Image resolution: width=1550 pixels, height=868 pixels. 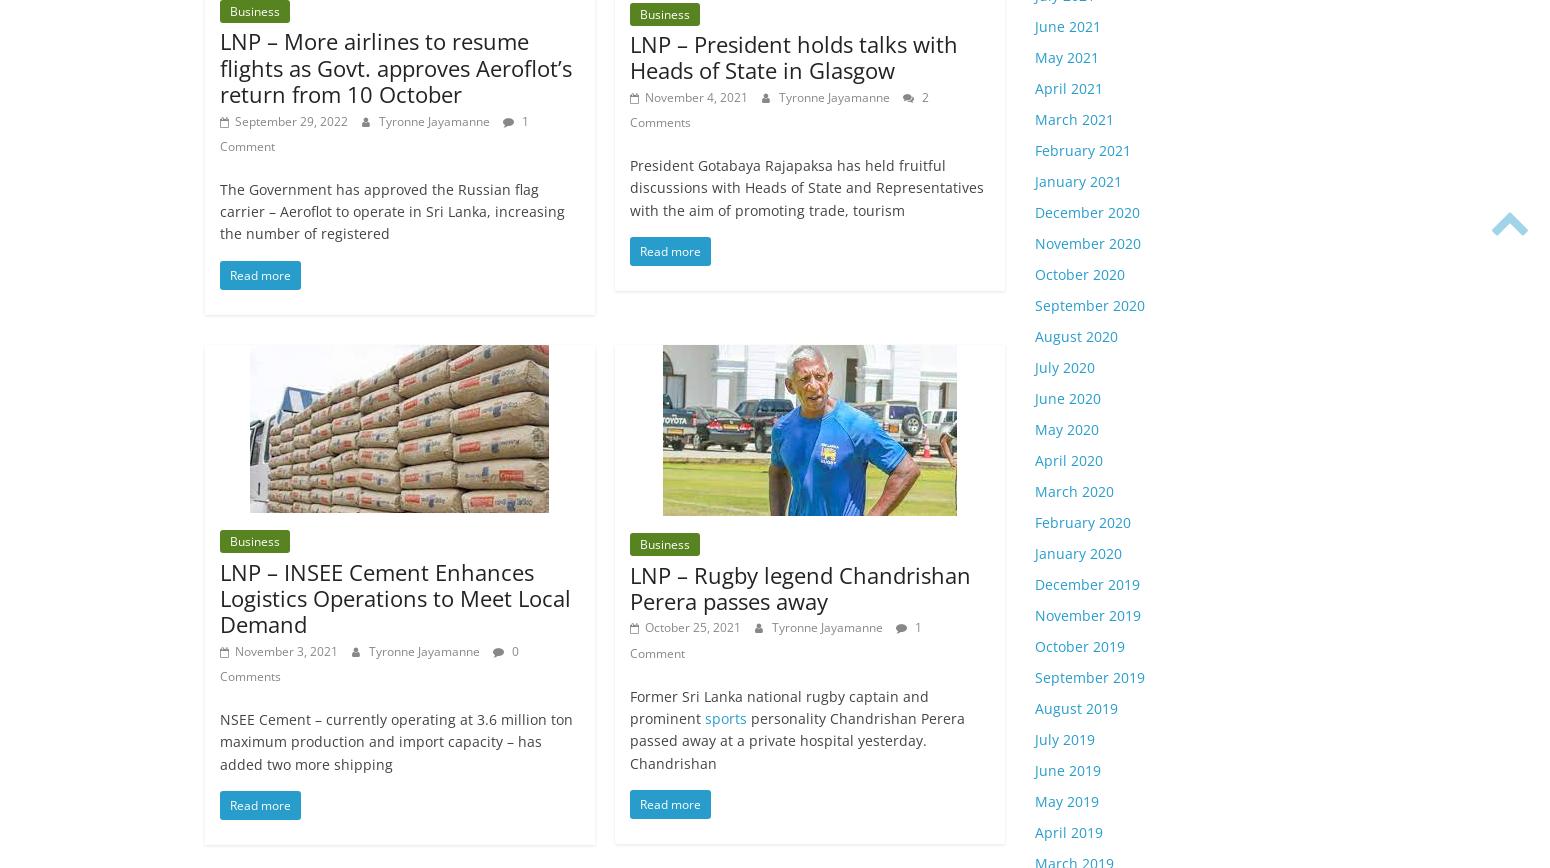 I want to click on 'October 2019', so click(x=1080, y=646).